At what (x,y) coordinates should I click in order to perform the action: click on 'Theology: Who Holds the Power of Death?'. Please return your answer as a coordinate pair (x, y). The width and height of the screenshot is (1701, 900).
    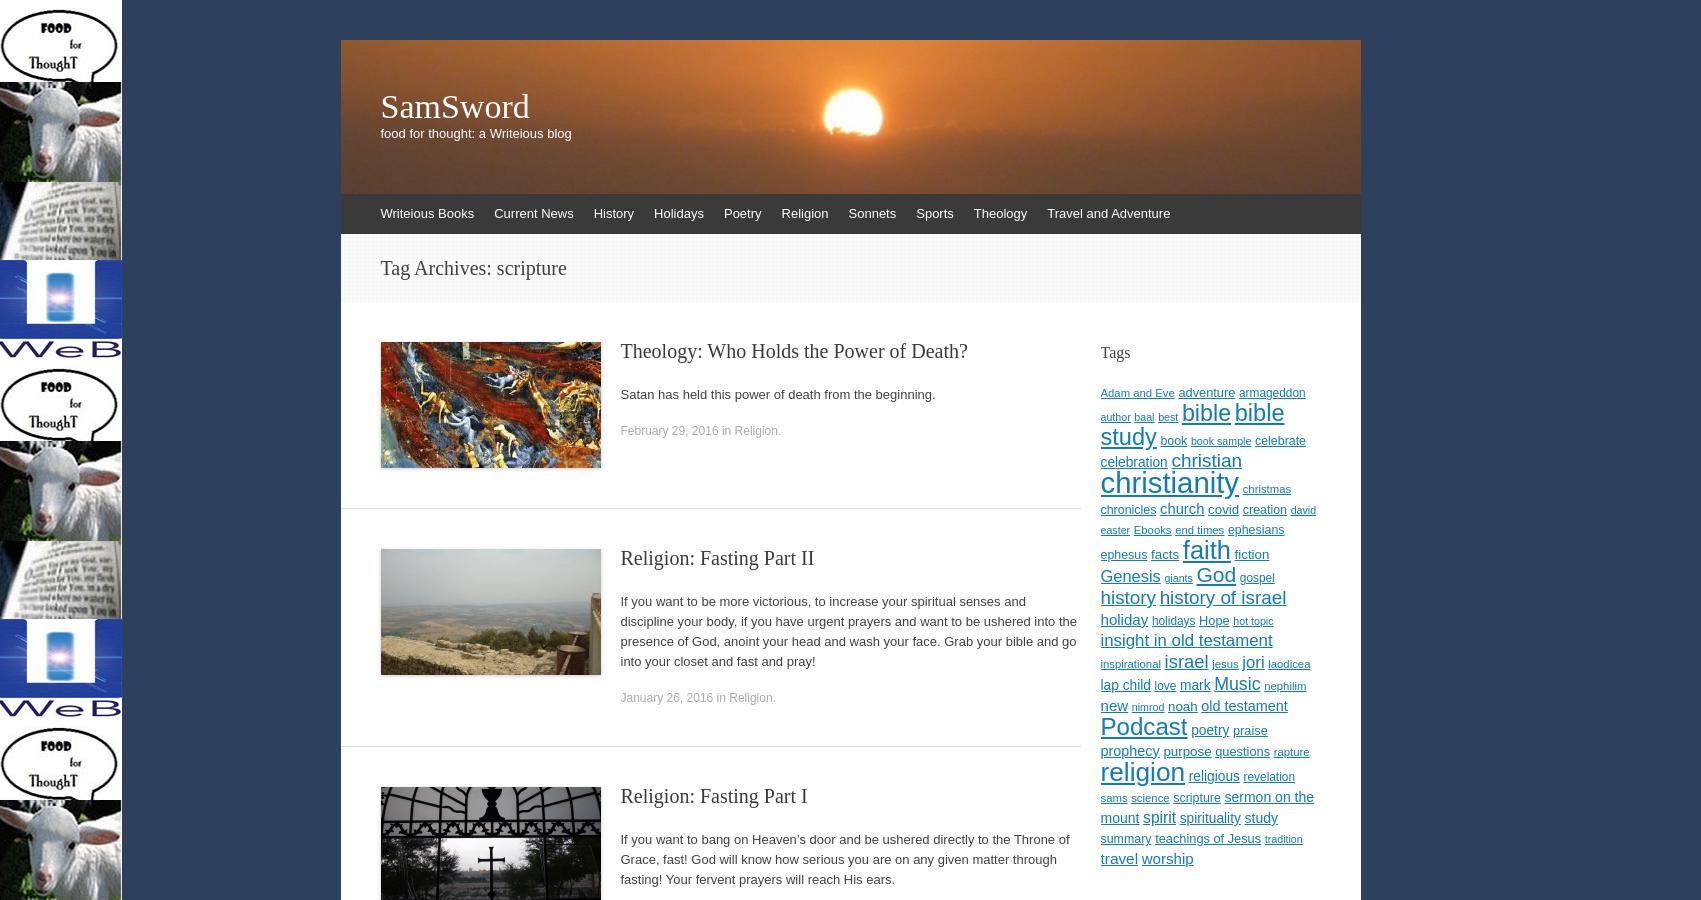
    Looking at the image, I should click on (793, 351).